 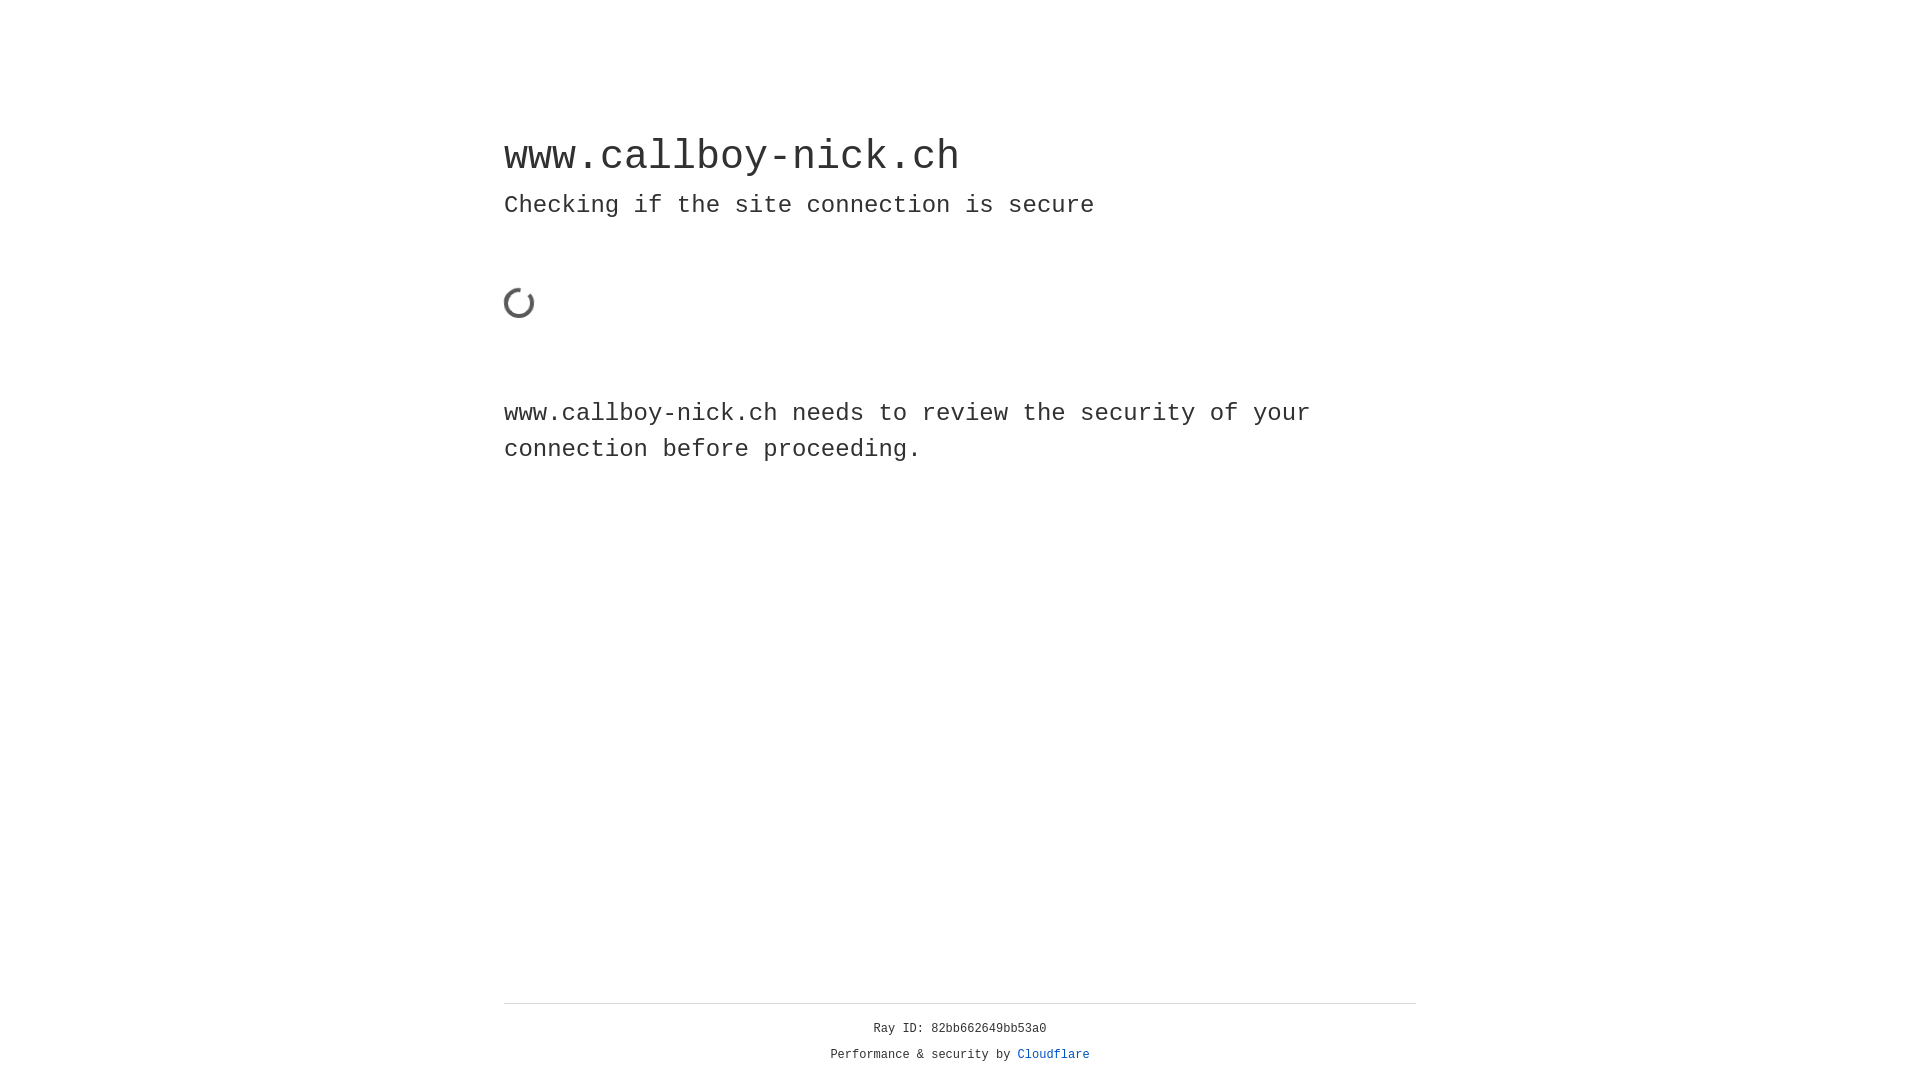 I want to click on 'Cloudflare', so click(x=1053, y=1054).